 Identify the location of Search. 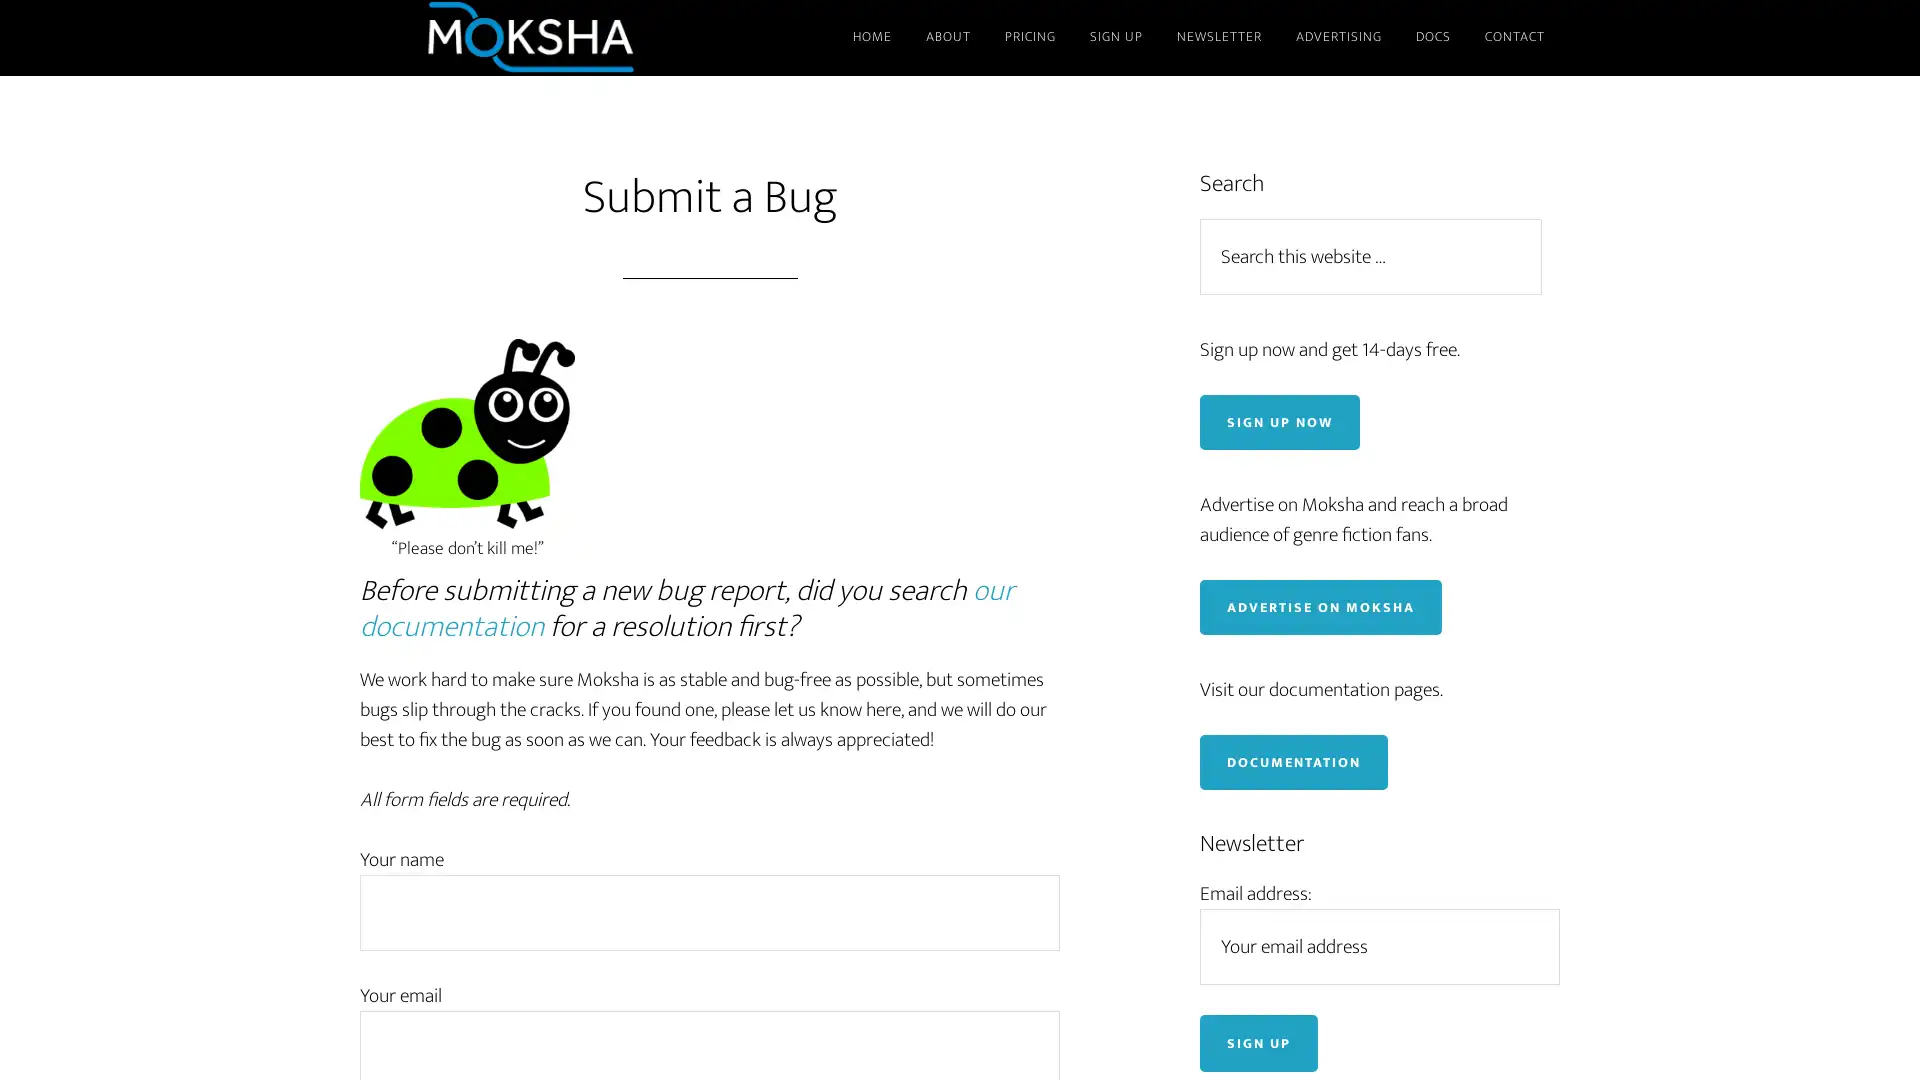
(1550, 217).